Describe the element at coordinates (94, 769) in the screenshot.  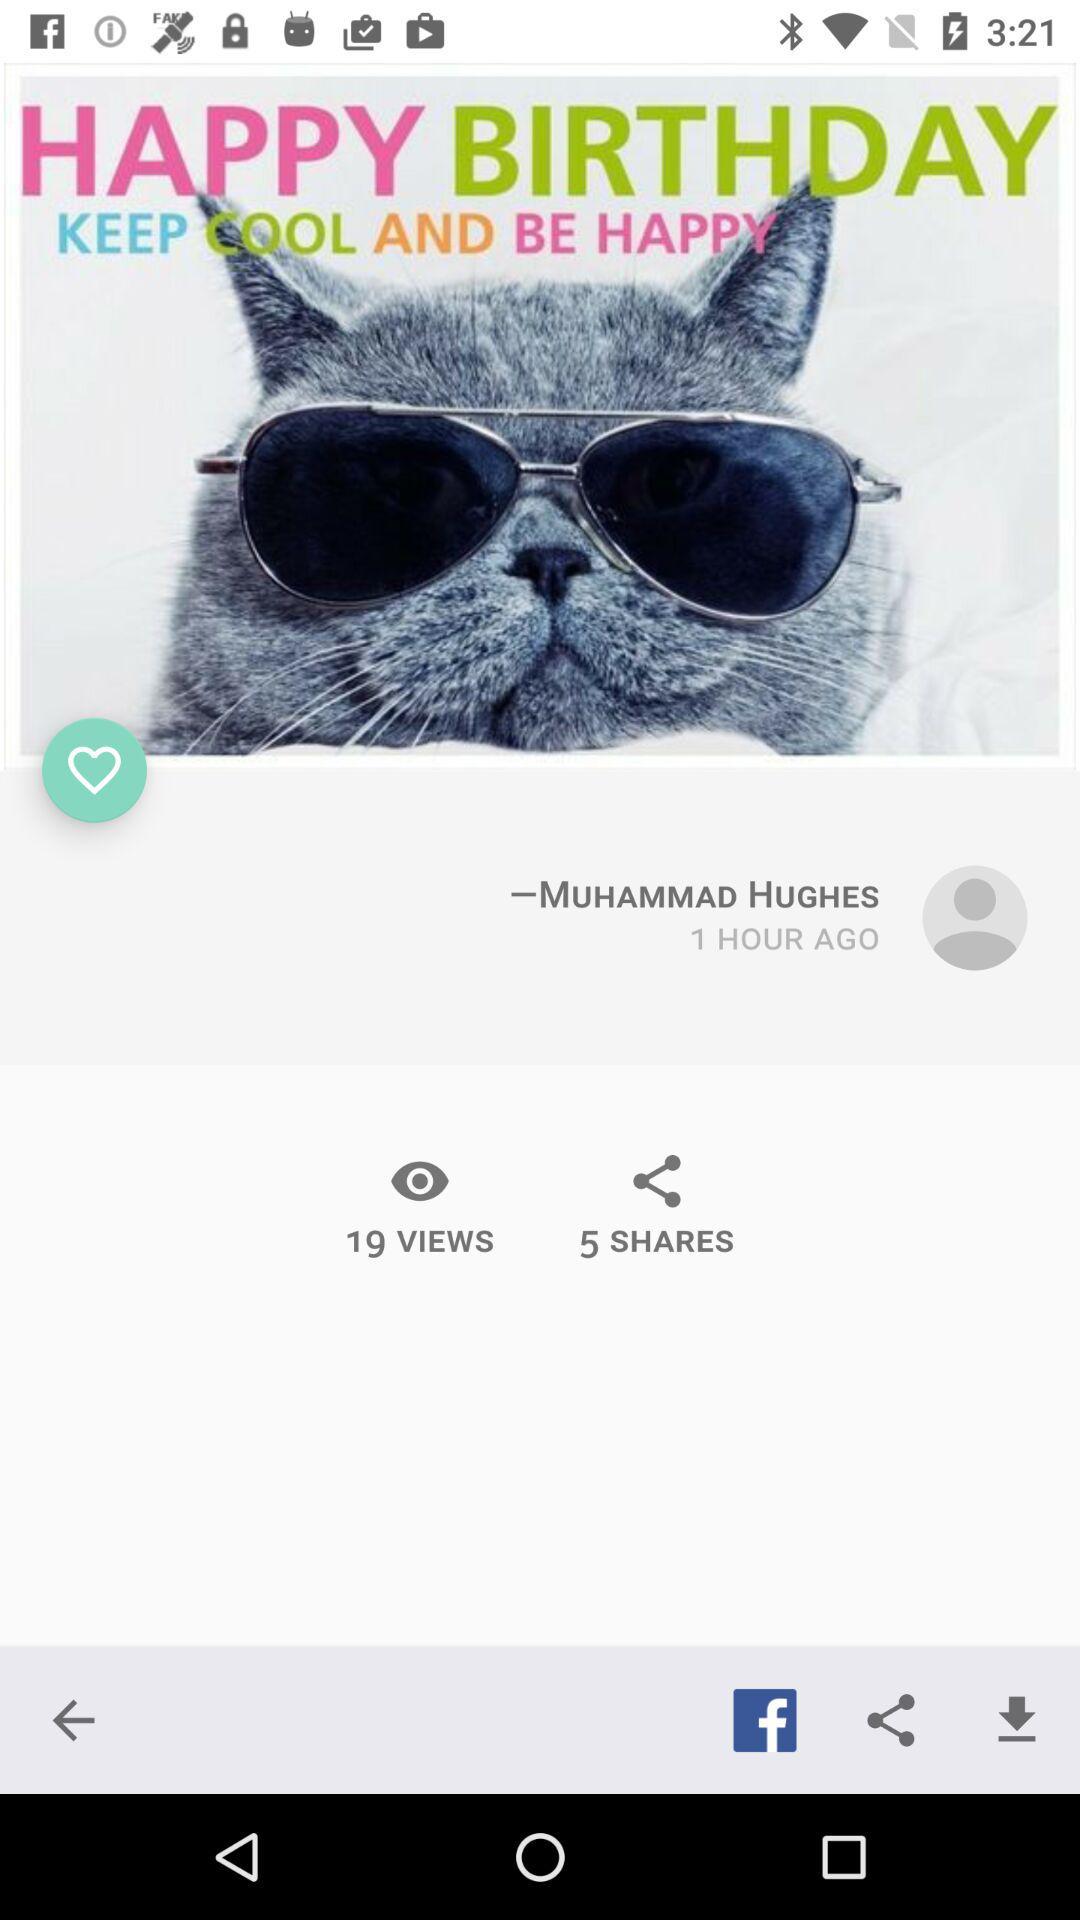
I see `icon which is below the image` at that location.